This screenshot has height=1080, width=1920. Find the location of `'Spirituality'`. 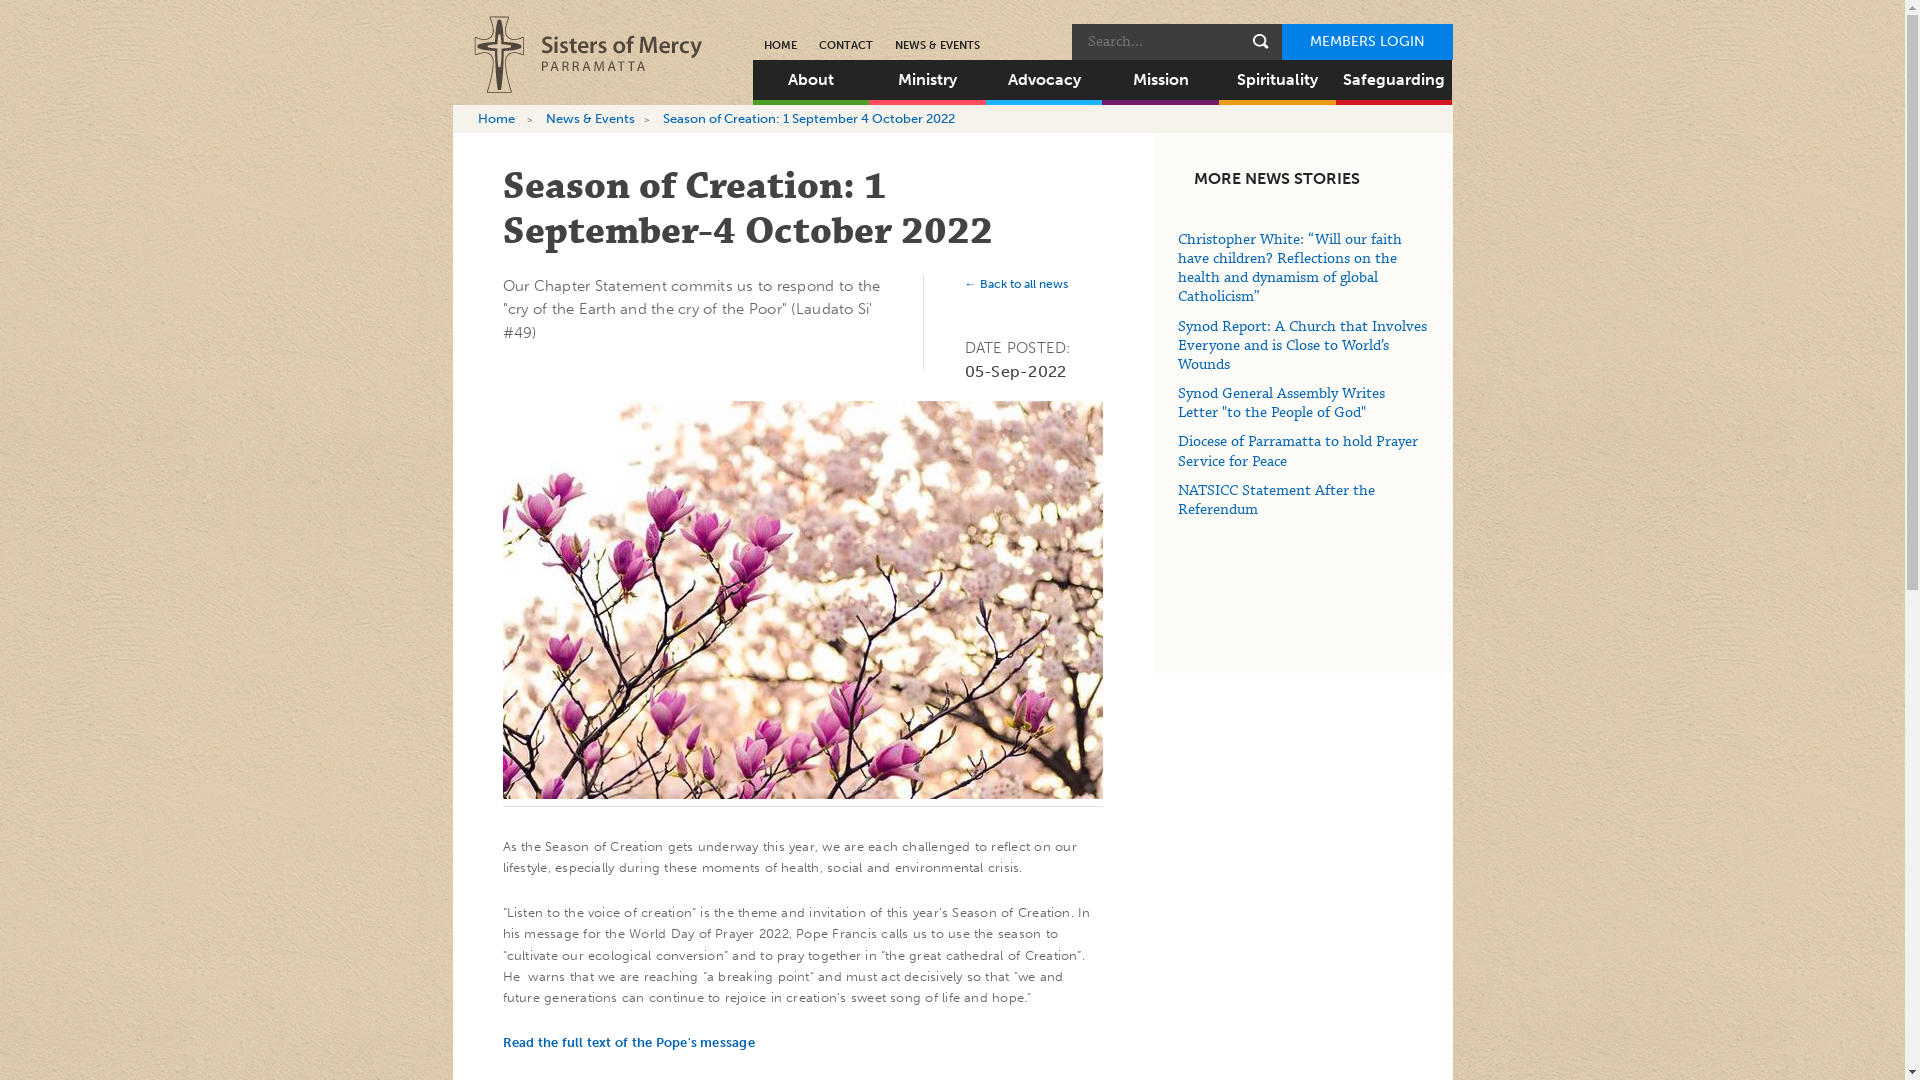

'Spirituality' is located at coordinates (1276, 79).